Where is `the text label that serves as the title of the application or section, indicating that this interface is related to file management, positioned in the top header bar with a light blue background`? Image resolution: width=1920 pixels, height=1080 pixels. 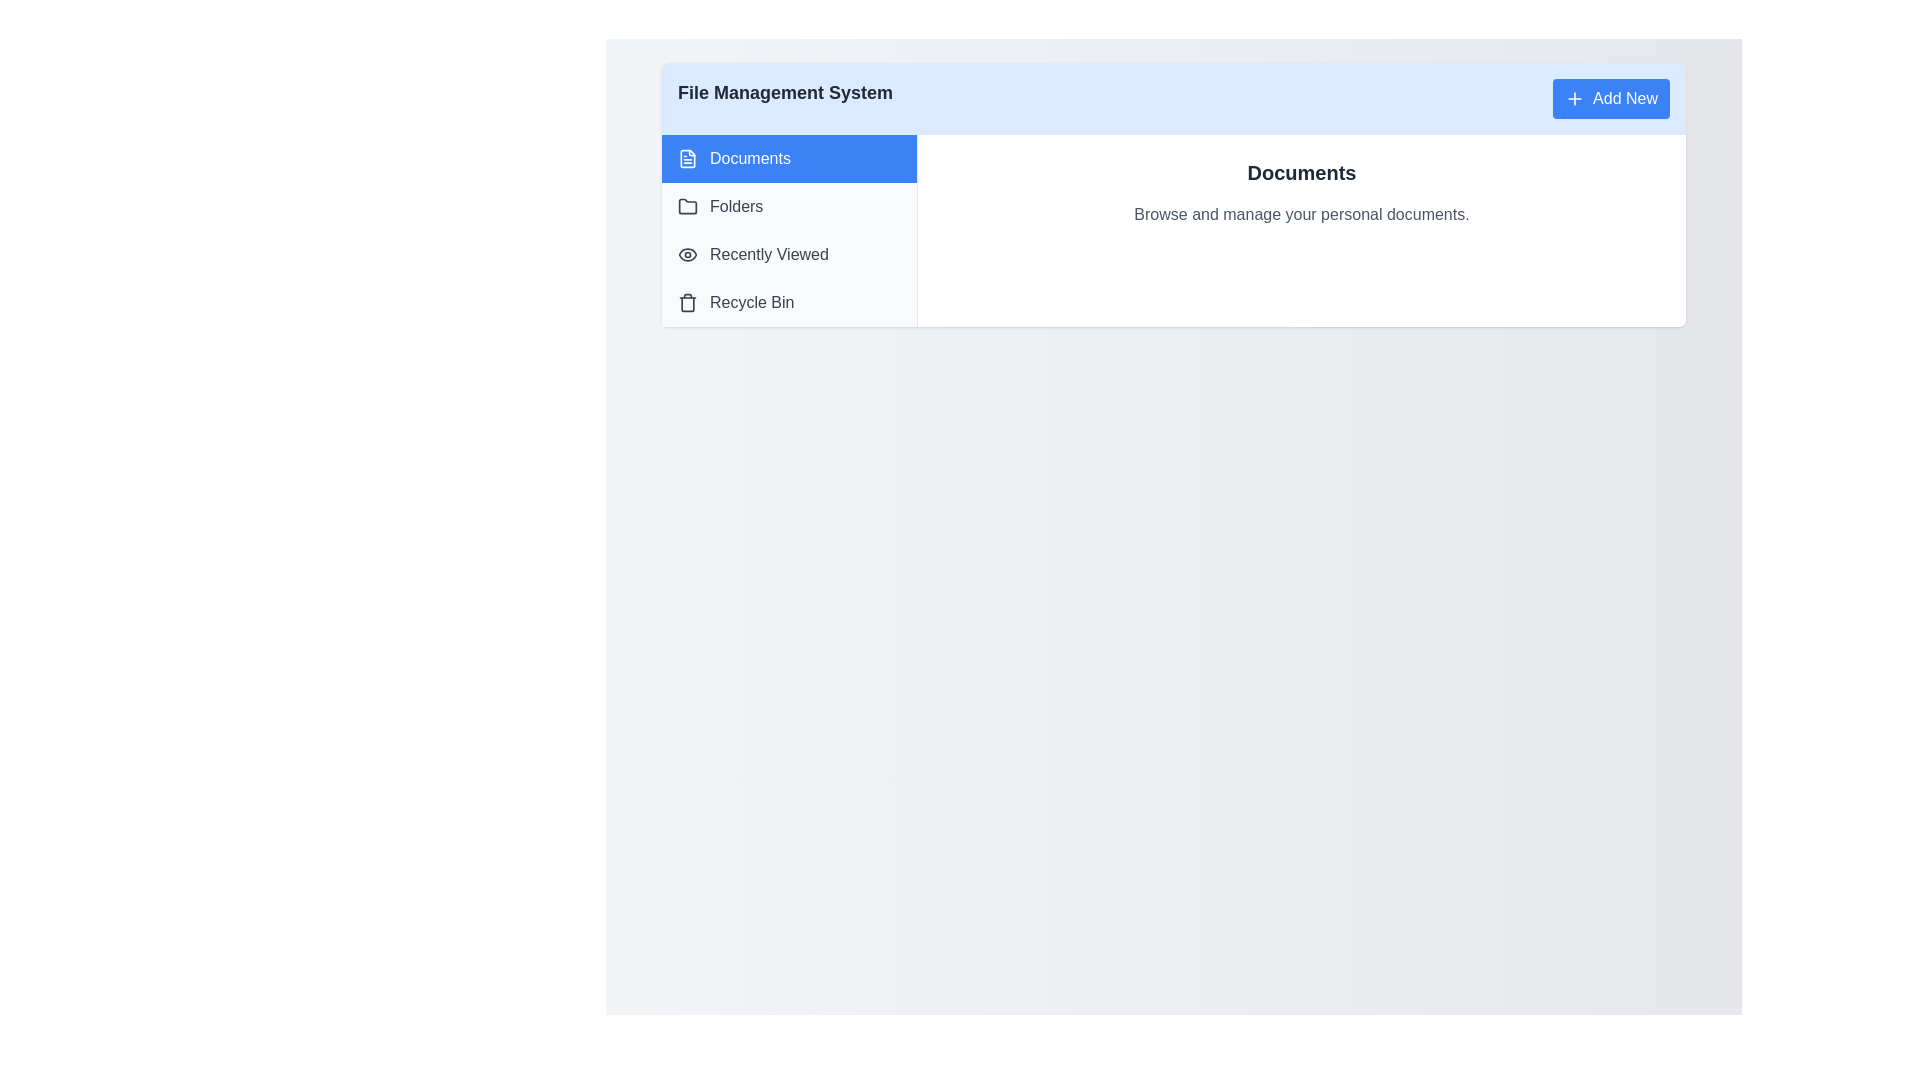
the text label that serves as the title of the application or section, indicating that this interface is related to file management, positioned in the top header bar with a light blue background is located at coordinates (784, 99).